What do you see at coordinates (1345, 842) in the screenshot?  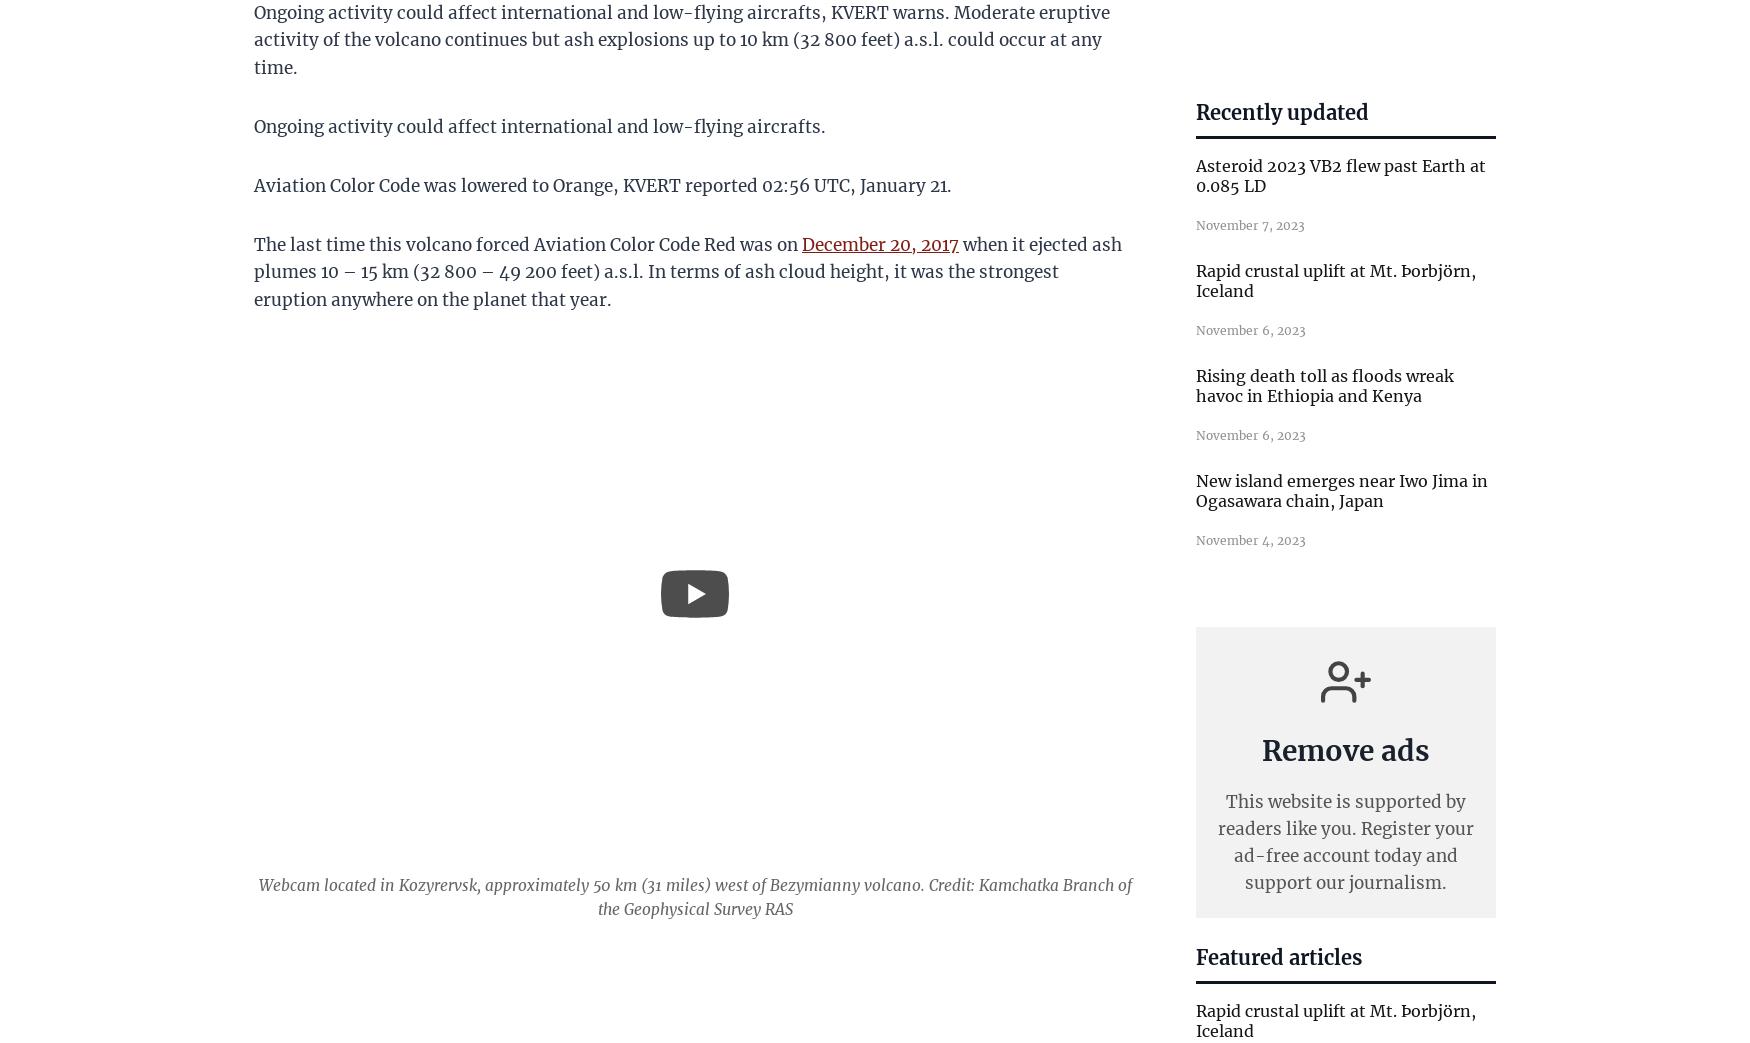 I see `'This website is supported by readers like you. Register your ad-free account today and support our journalism.'` at bounding box center [1345, 842].